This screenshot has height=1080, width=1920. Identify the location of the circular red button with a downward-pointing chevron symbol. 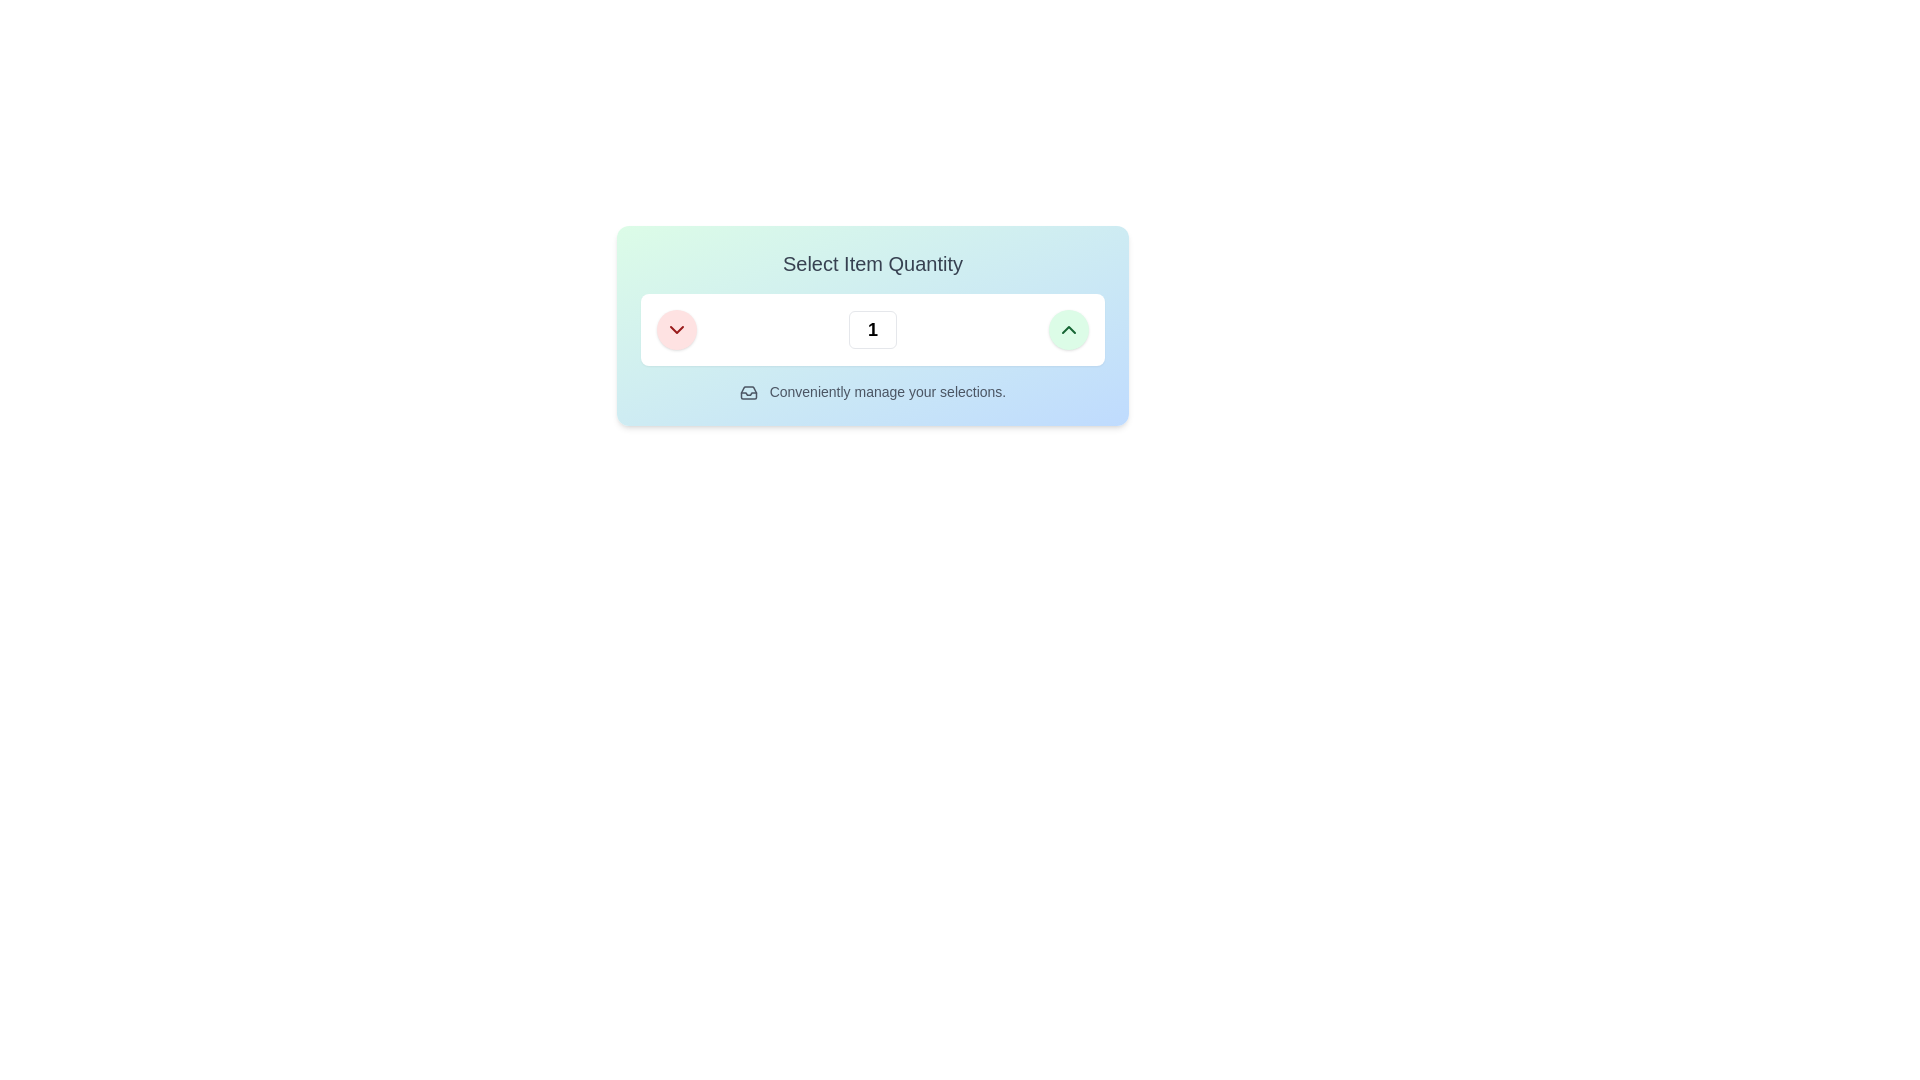
(676, 329).